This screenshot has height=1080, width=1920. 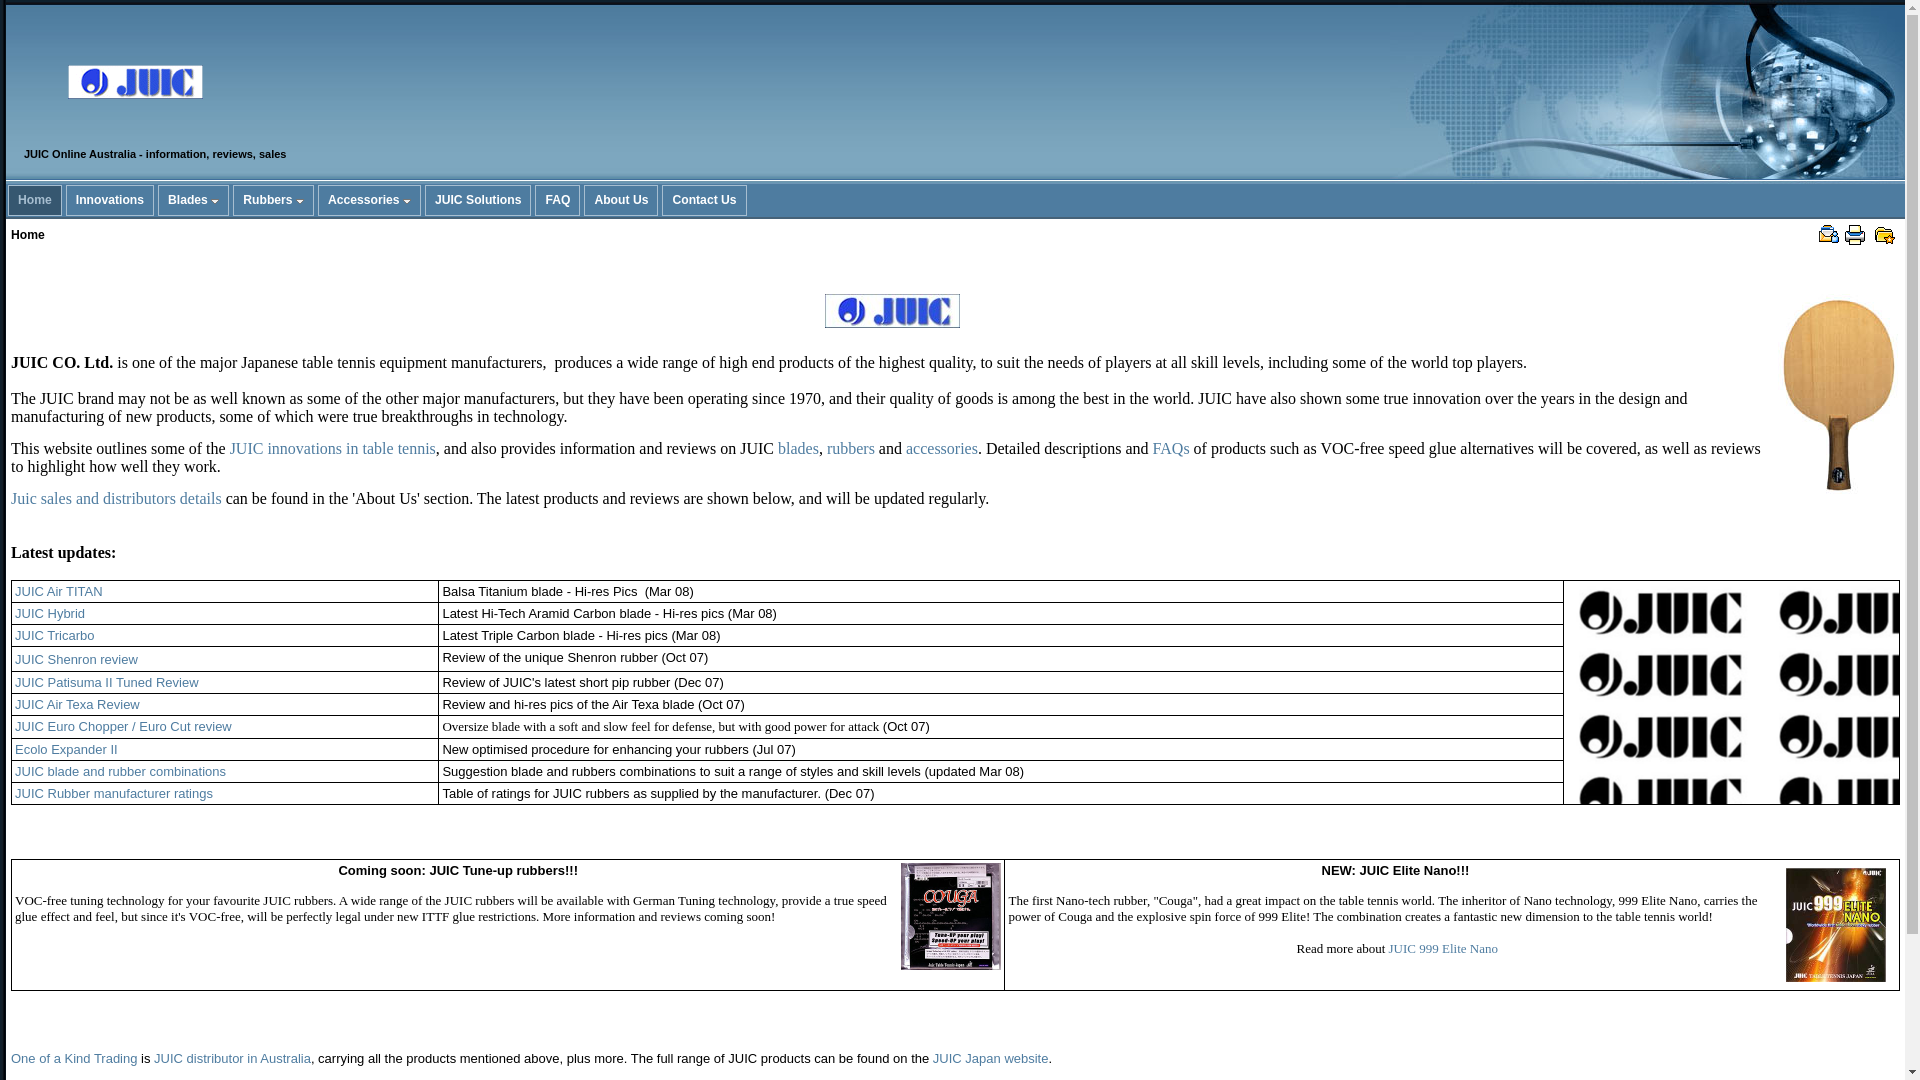 I want to click on 'JUIC Tricarbo', so click(x=54, y=635).